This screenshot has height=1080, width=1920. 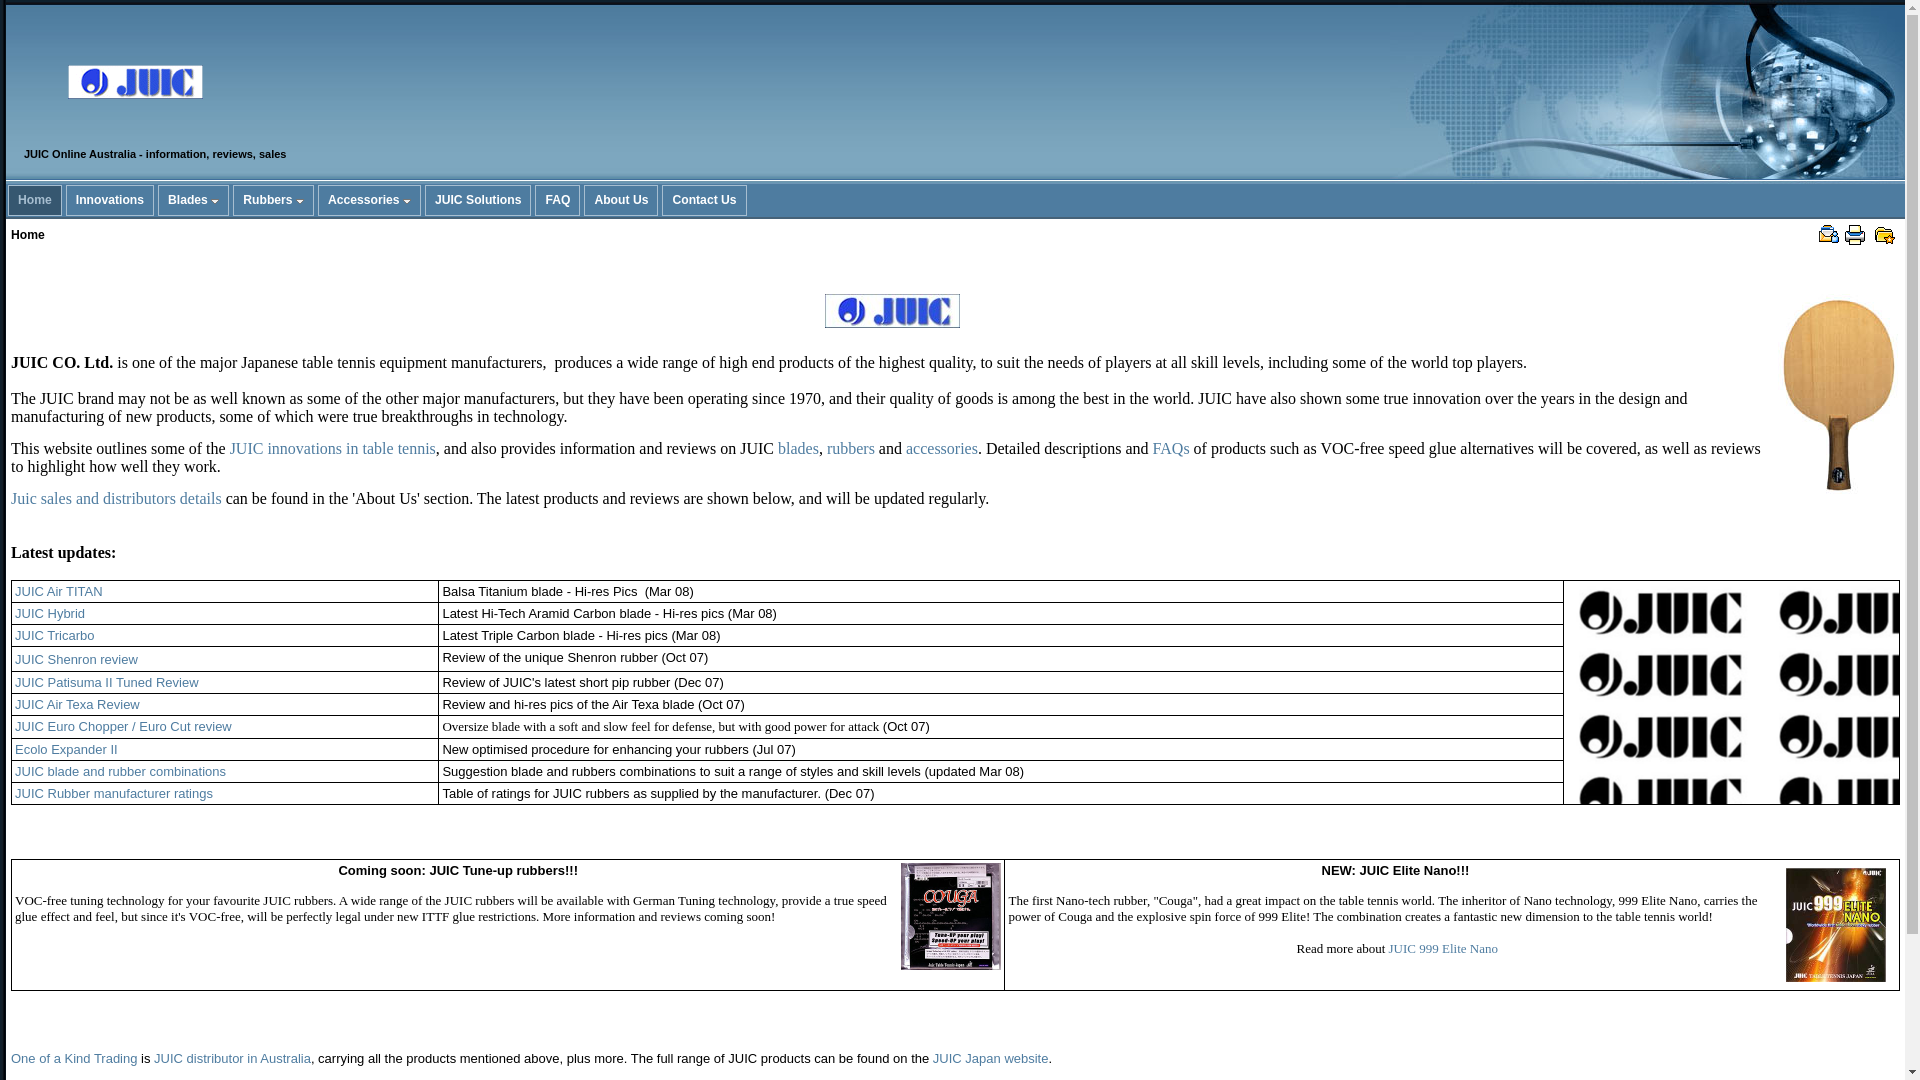 I want to click on 'JUIC Tricarbo', so click(x=54, y=635).